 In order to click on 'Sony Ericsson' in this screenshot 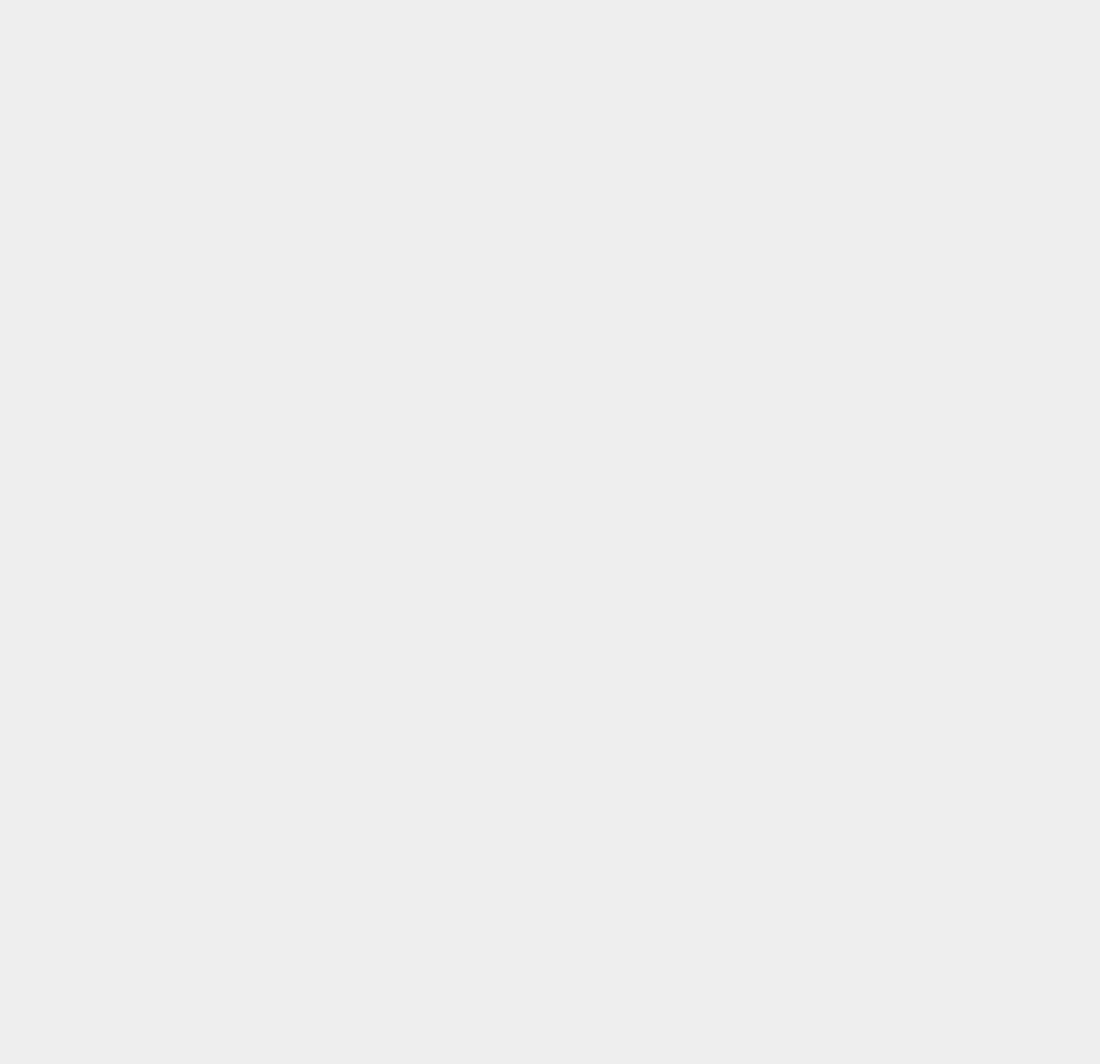, I will do `click(778, 872)`.